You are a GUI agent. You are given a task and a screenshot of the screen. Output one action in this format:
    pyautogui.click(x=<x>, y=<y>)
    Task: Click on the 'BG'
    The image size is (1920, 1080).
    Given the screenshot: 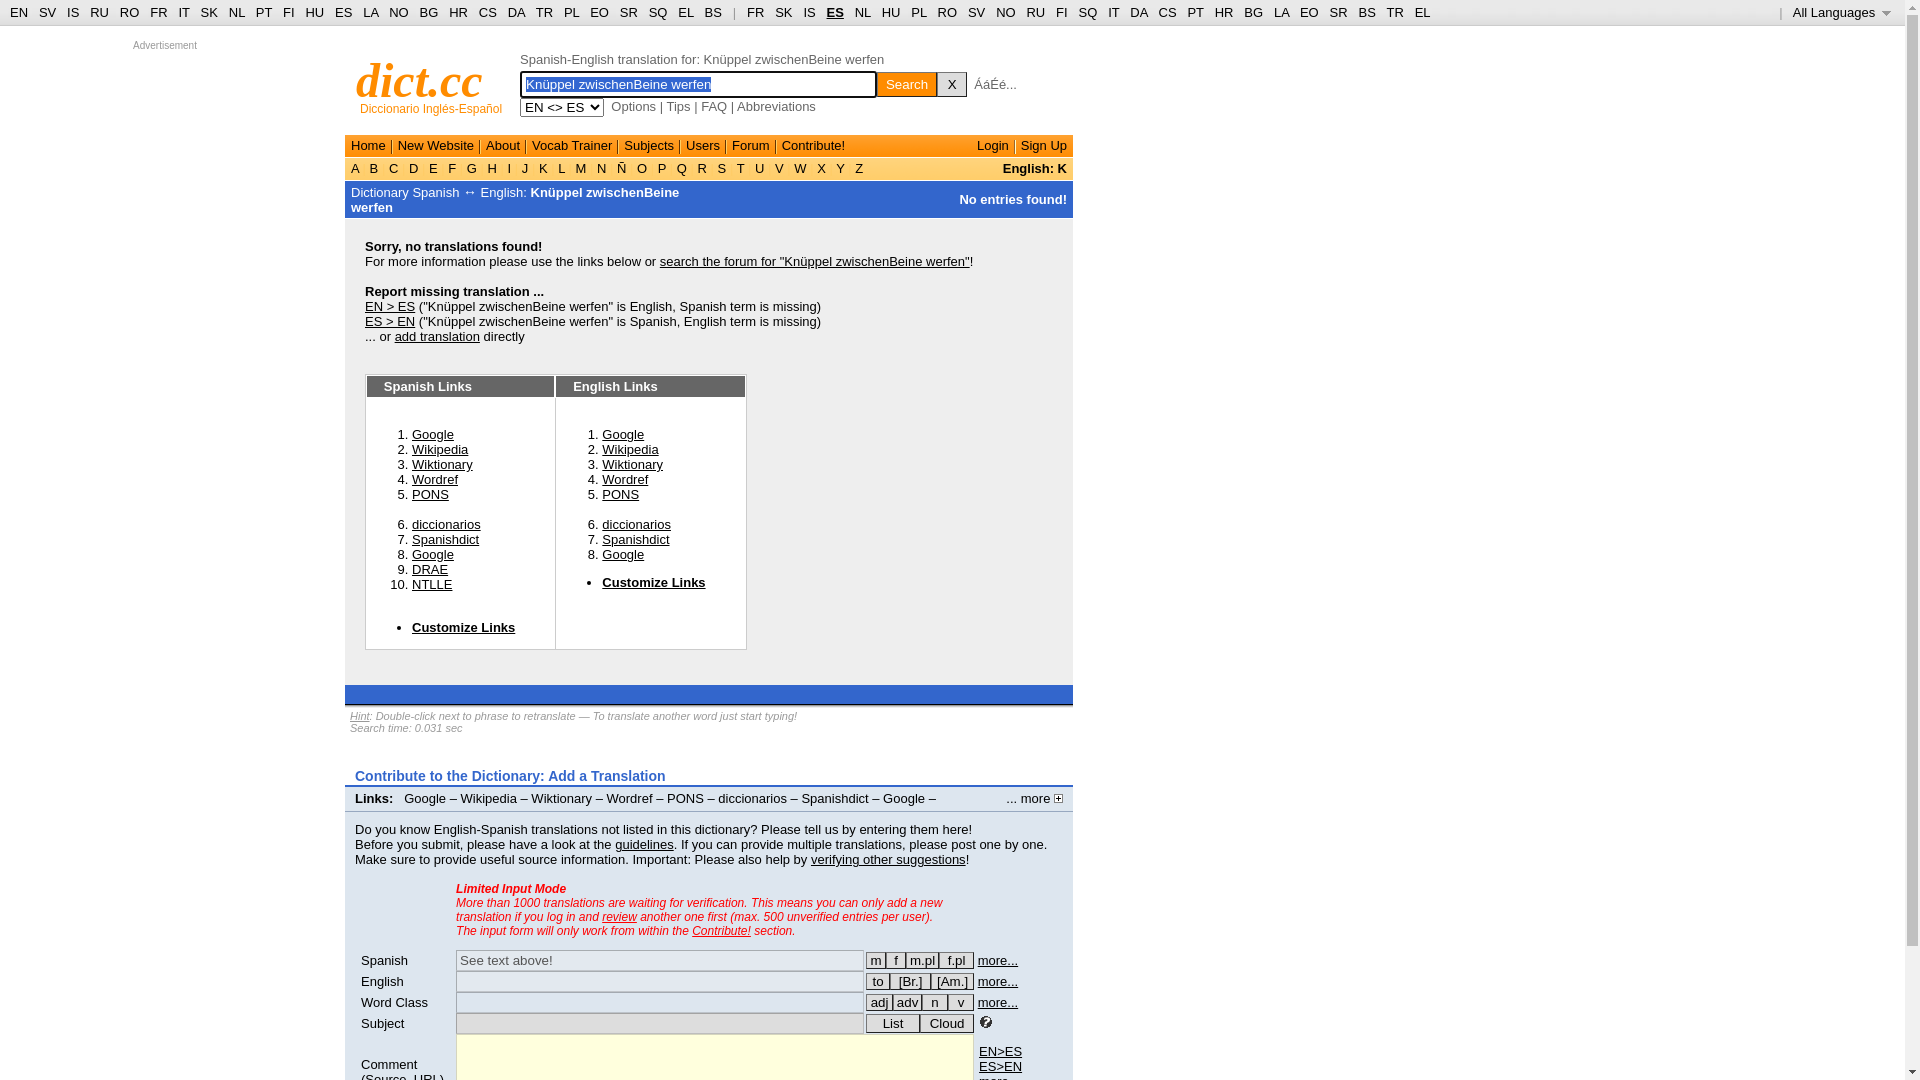 What is the action you would take?
    pyautogui.click(x=428, y=12)
    